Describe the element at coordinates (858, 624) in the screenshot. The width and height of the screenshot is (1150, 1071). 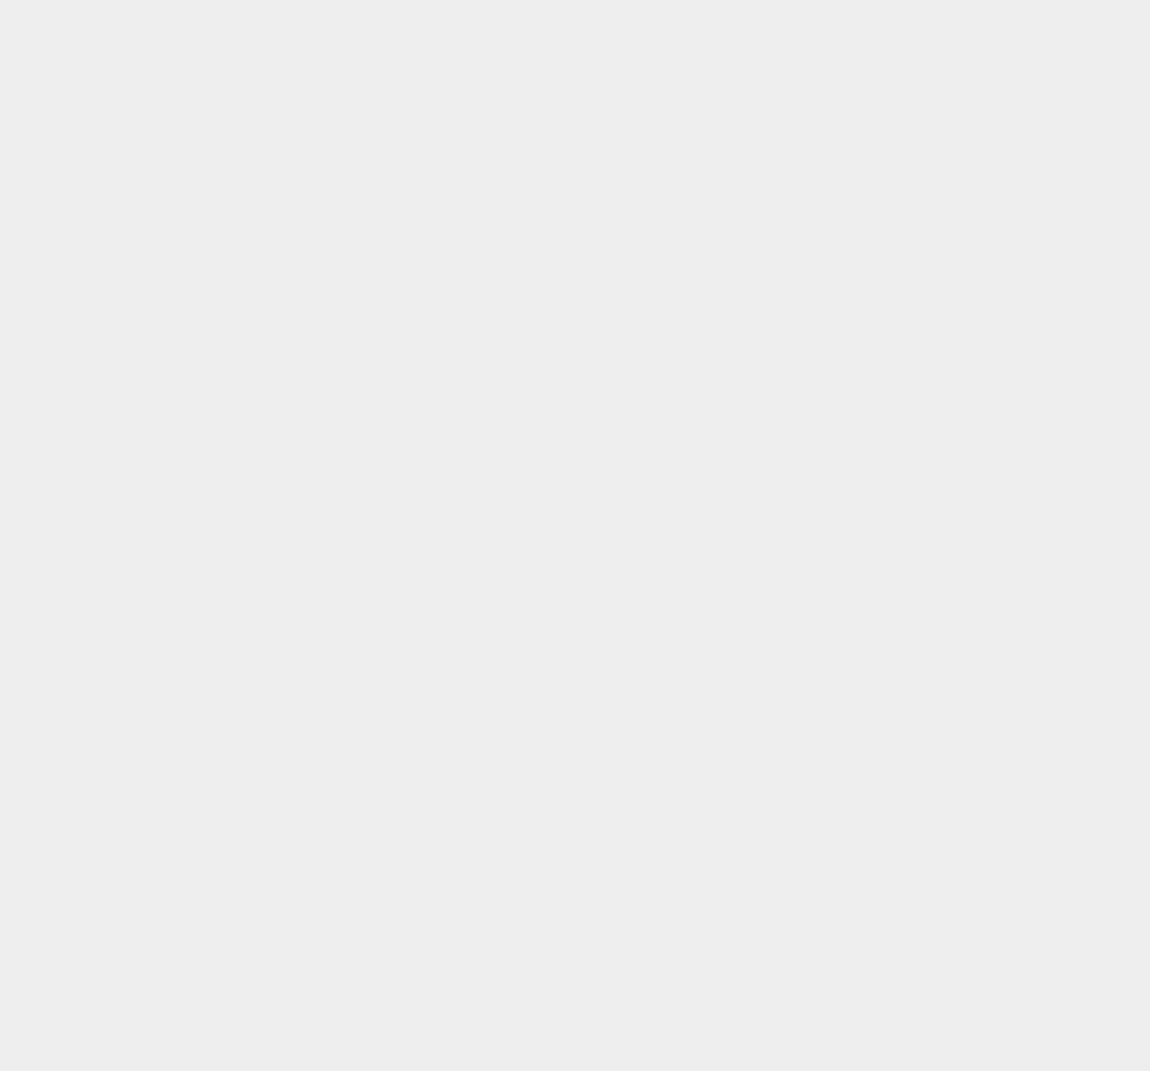
I see `'Western Digital'` at that location.